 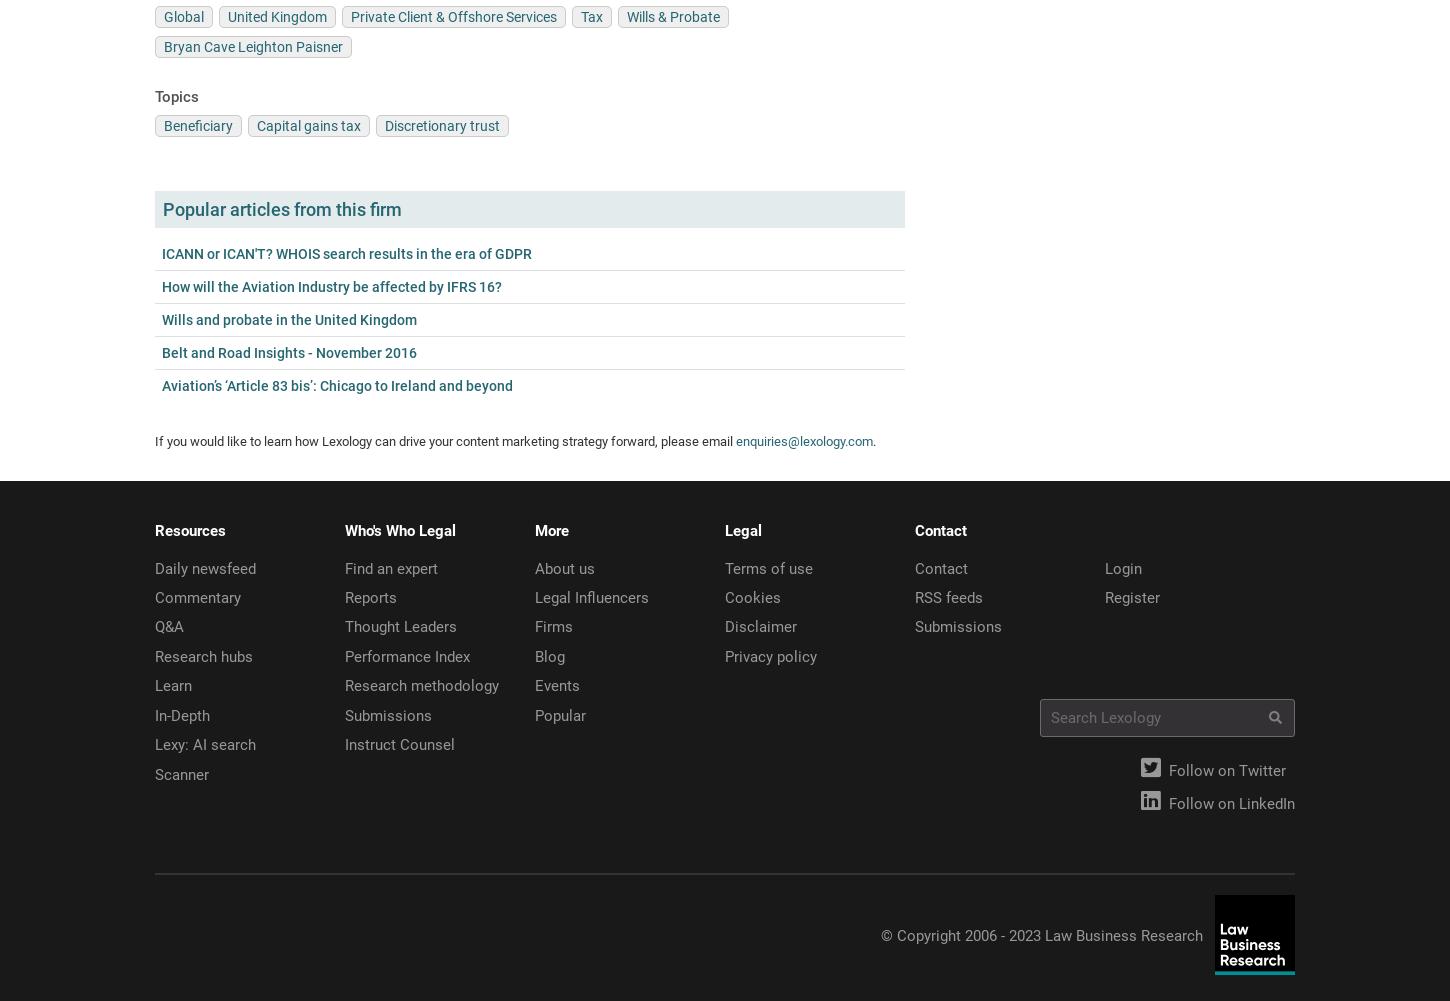 What do you see at coordinates (554, 627) in the screenshot?
I see `'Firms'` at bounding box center [554, 627].